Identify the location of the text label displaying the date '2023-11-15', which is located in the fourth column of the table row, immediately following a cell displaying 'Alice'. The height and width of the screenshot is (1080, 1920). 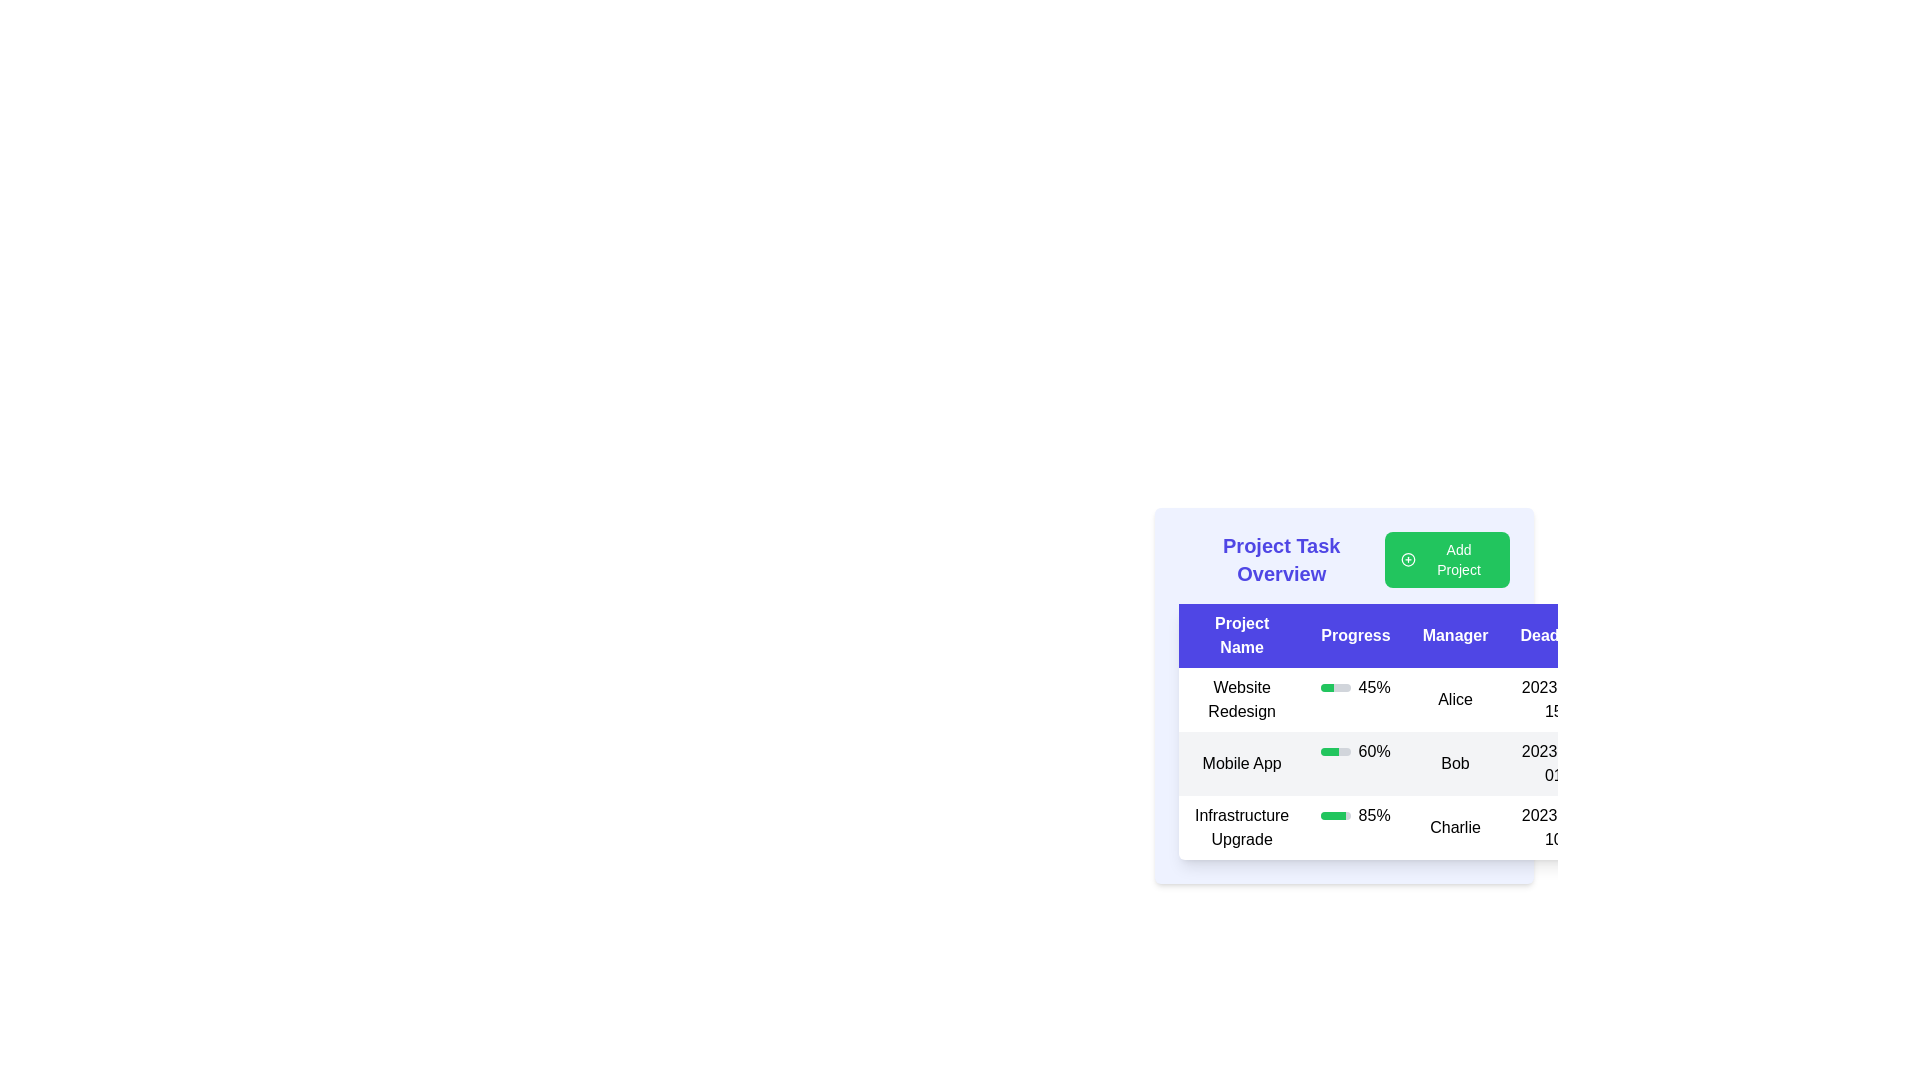
(1552, 698).